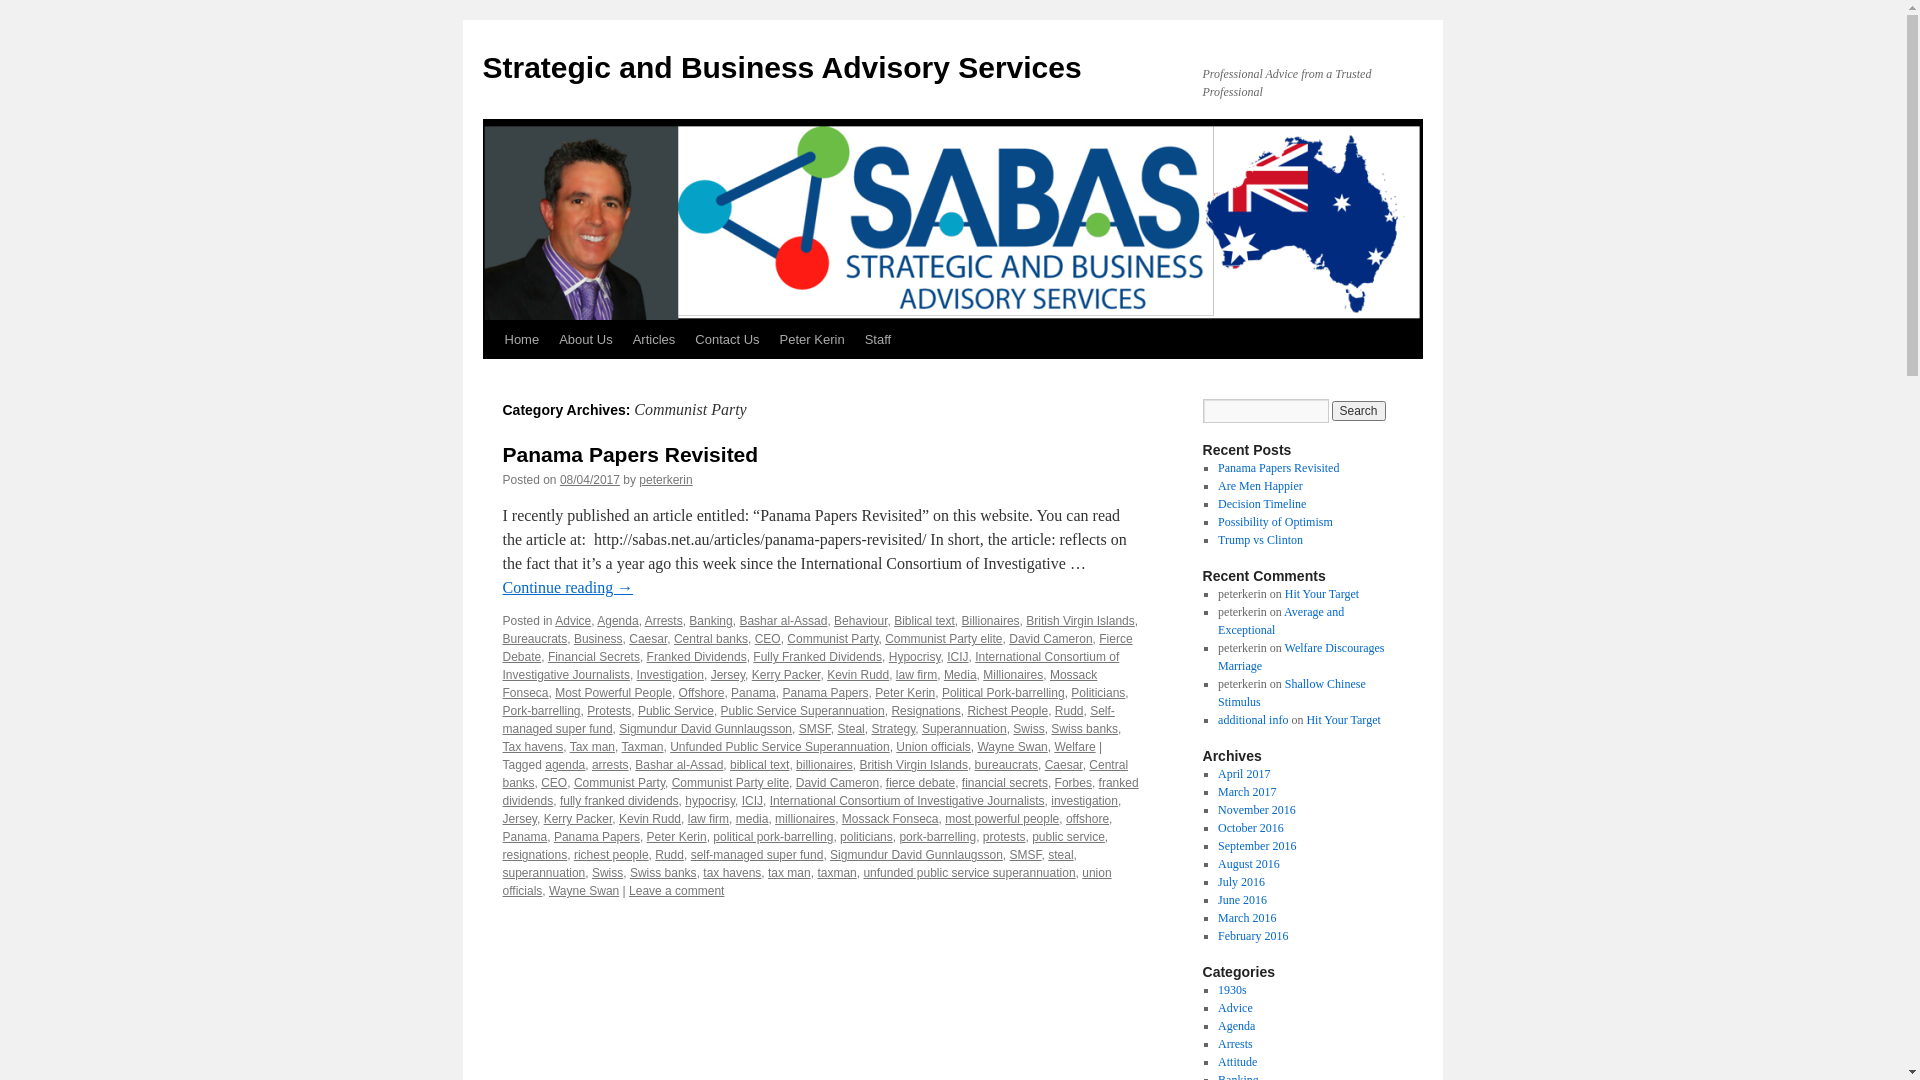 The height and width of the screenshot is (1080, 1920). What do you see at coordinates (990, 620) in the screenshot?
I see `'Billionaires'` at bounding box center [990, 620].